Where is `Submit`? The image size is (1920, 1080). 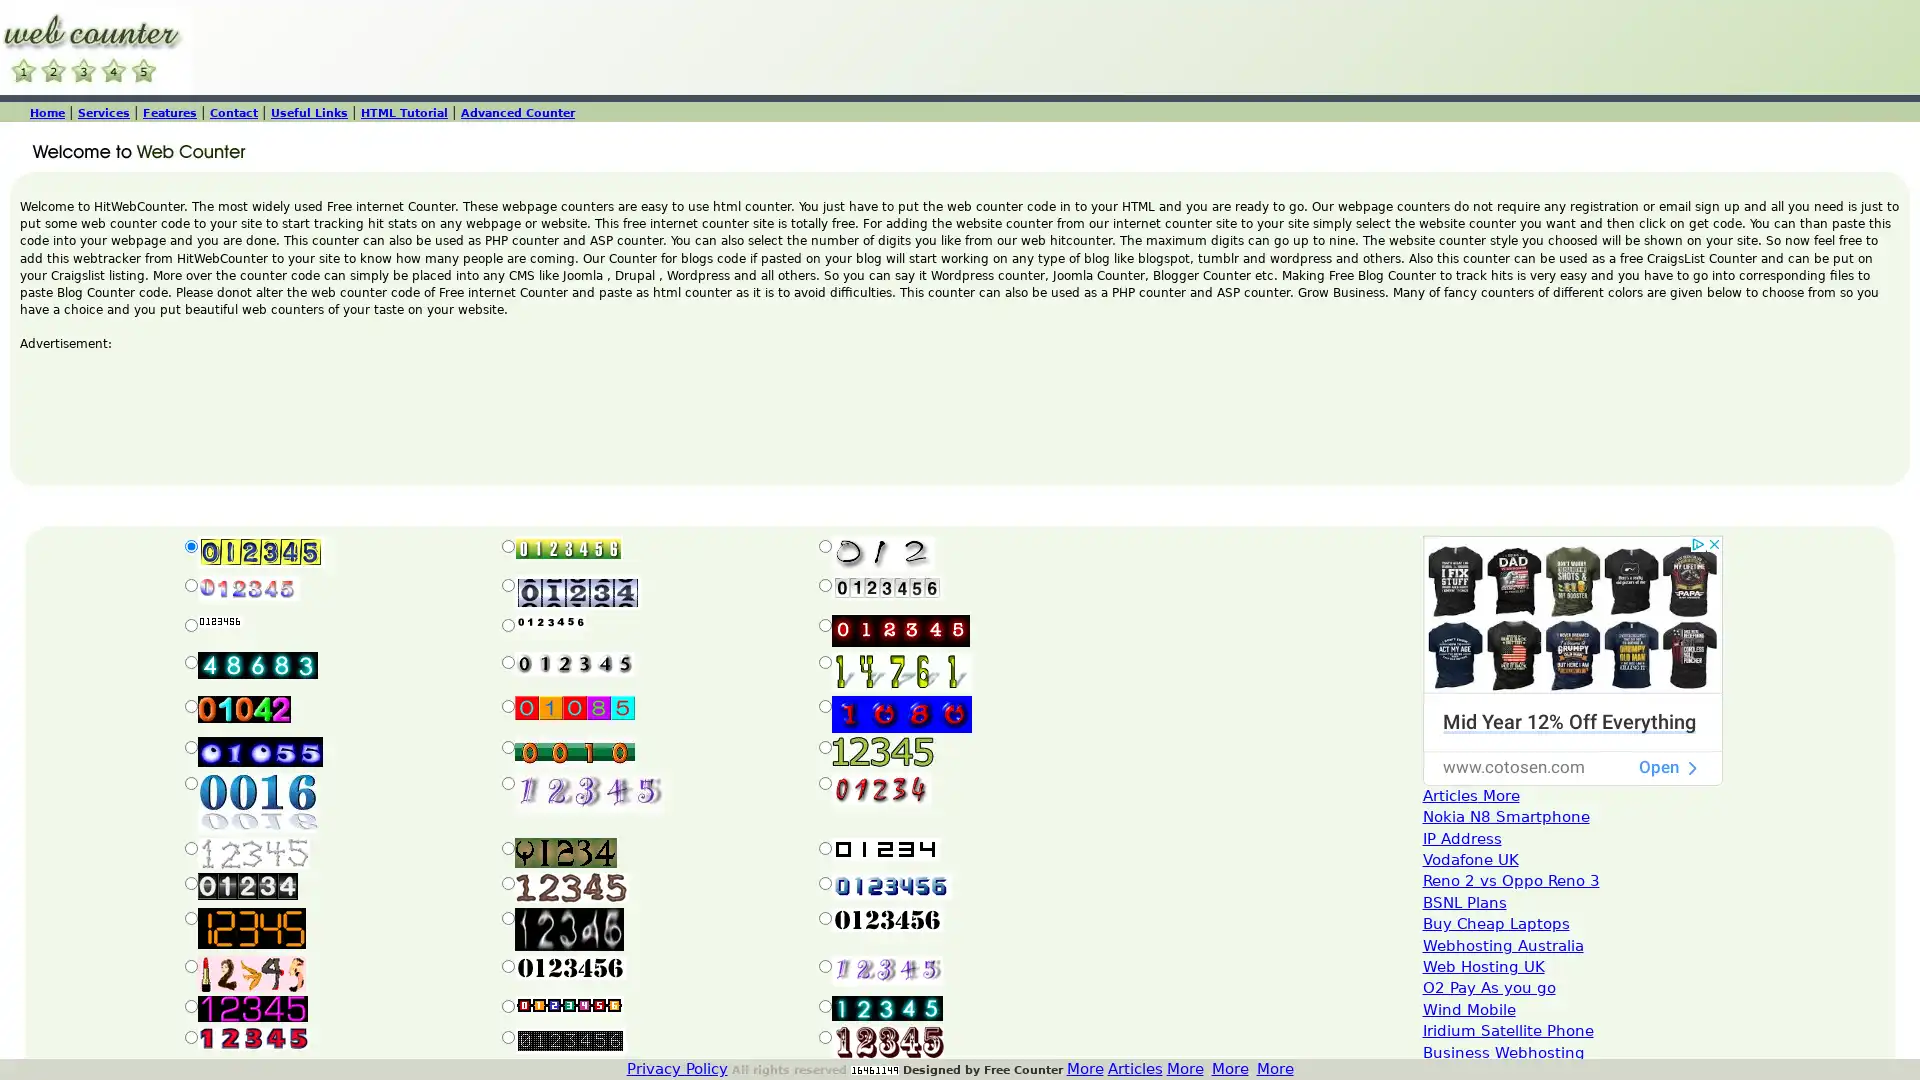 Submit is located at coordinates (250, 971).